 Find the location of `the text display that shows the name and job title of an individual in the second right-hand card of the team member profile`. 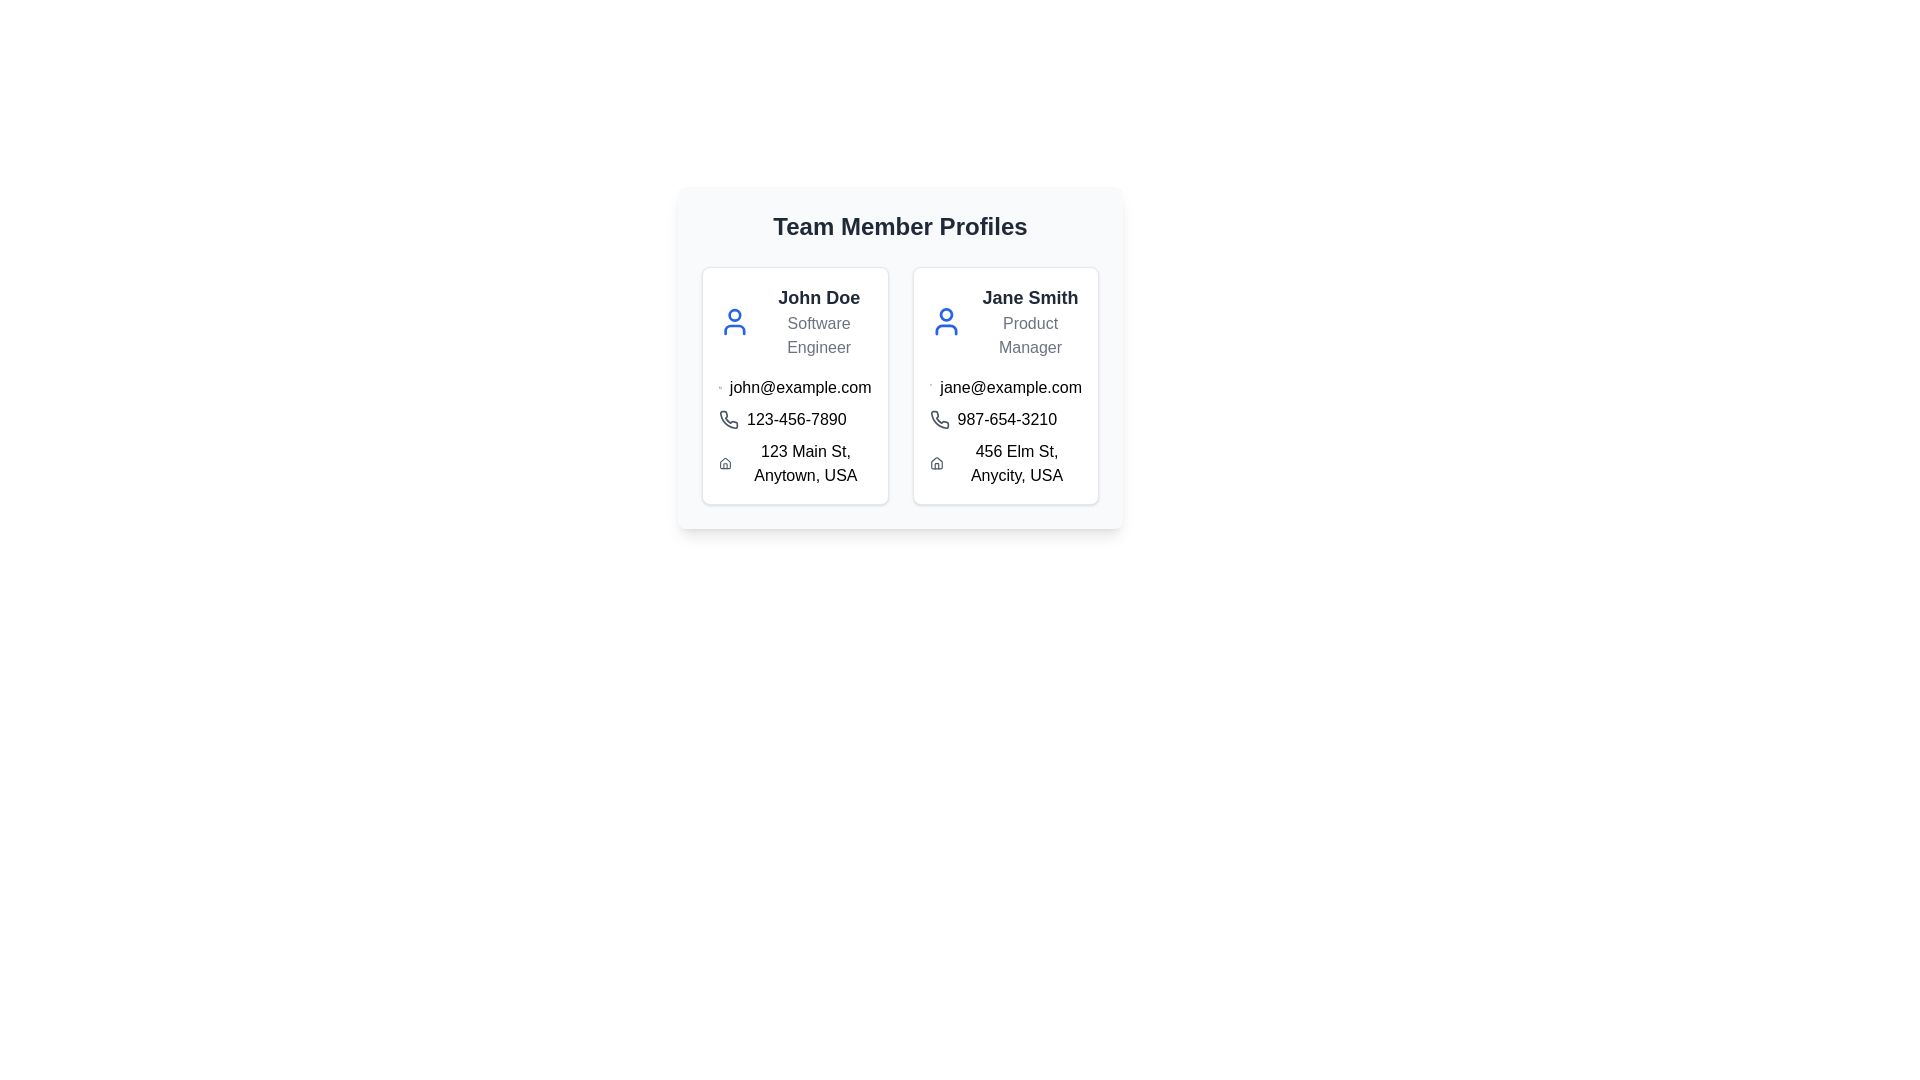

the text display that shows the name and job title of an individual in the second right-hand card of the team member profile is located at coordinates (1030, 320).